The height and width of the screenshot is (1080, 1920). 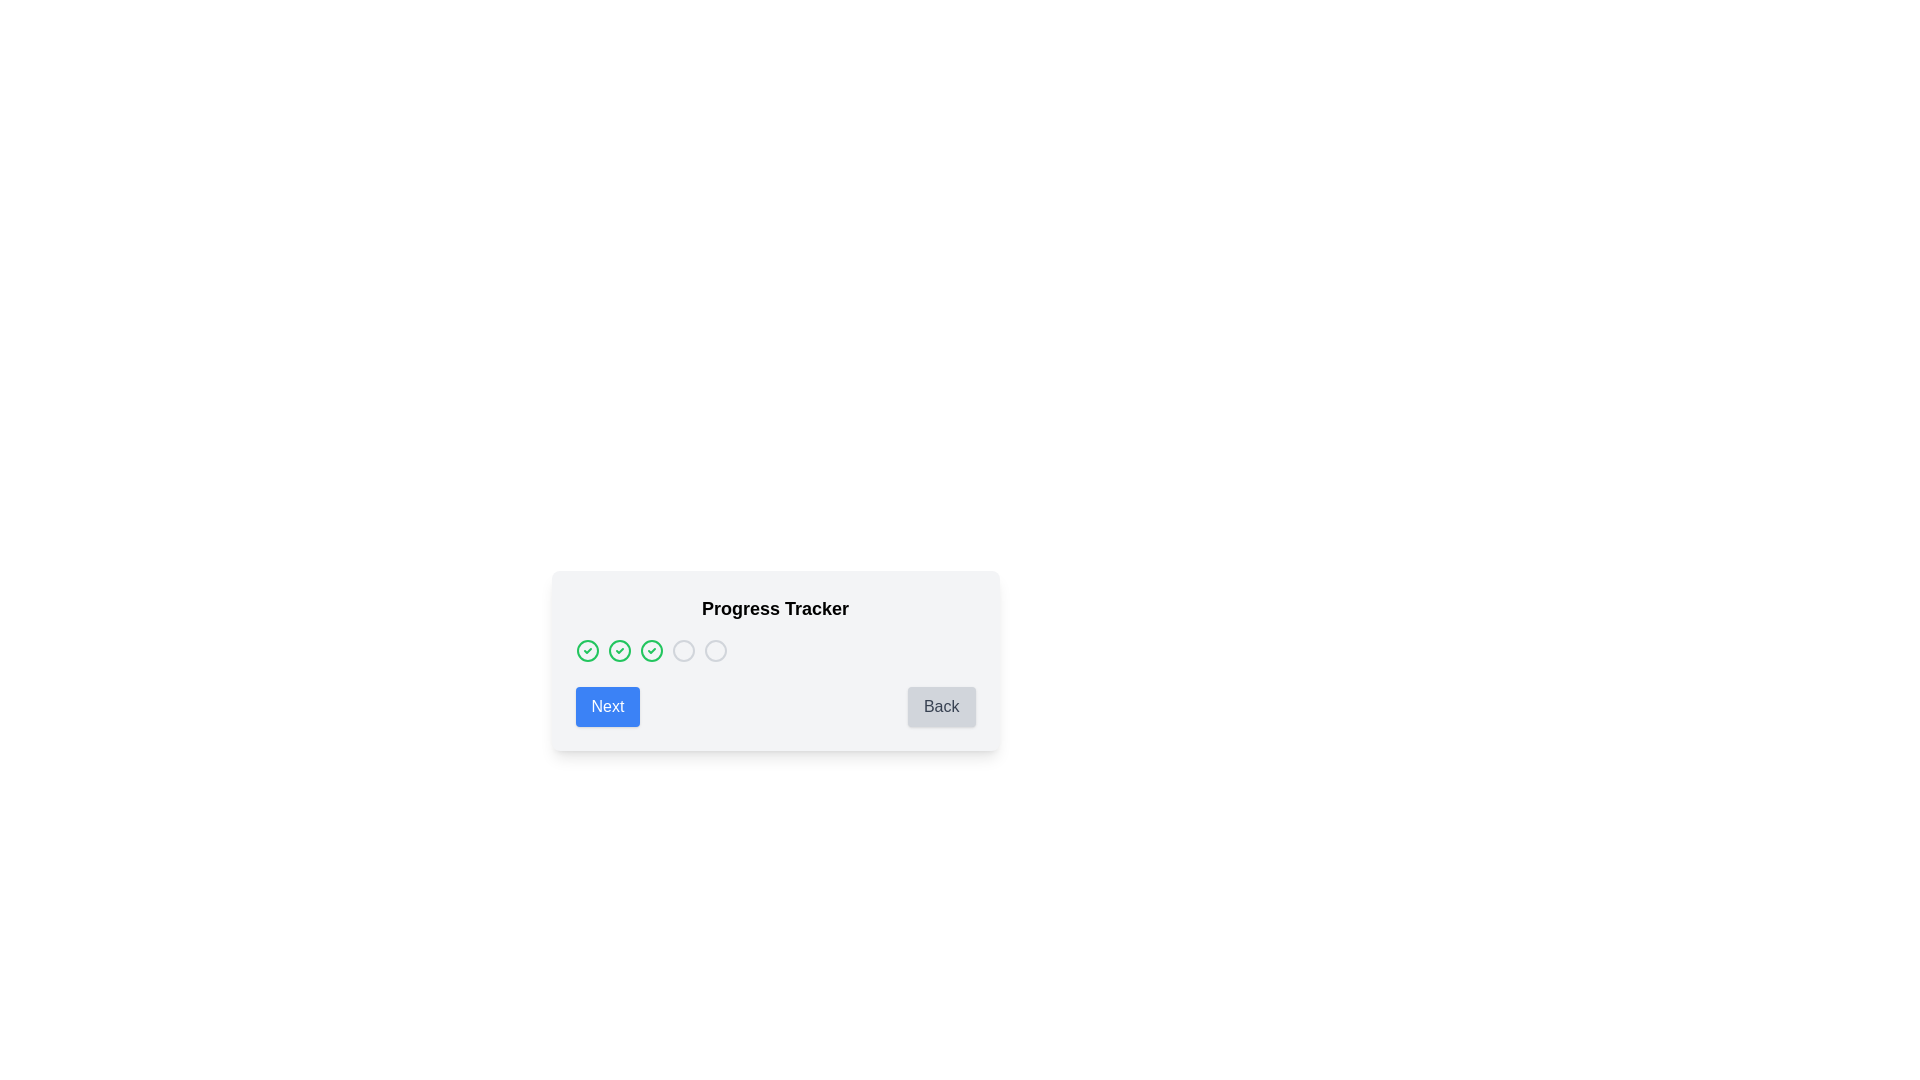 What do you see at coordinates (651, 651) in the screenshot?
I see `progress information by clicking on the second circular progress marker with a bold green outline in the progress tracker` at bounding box center [651, 651].